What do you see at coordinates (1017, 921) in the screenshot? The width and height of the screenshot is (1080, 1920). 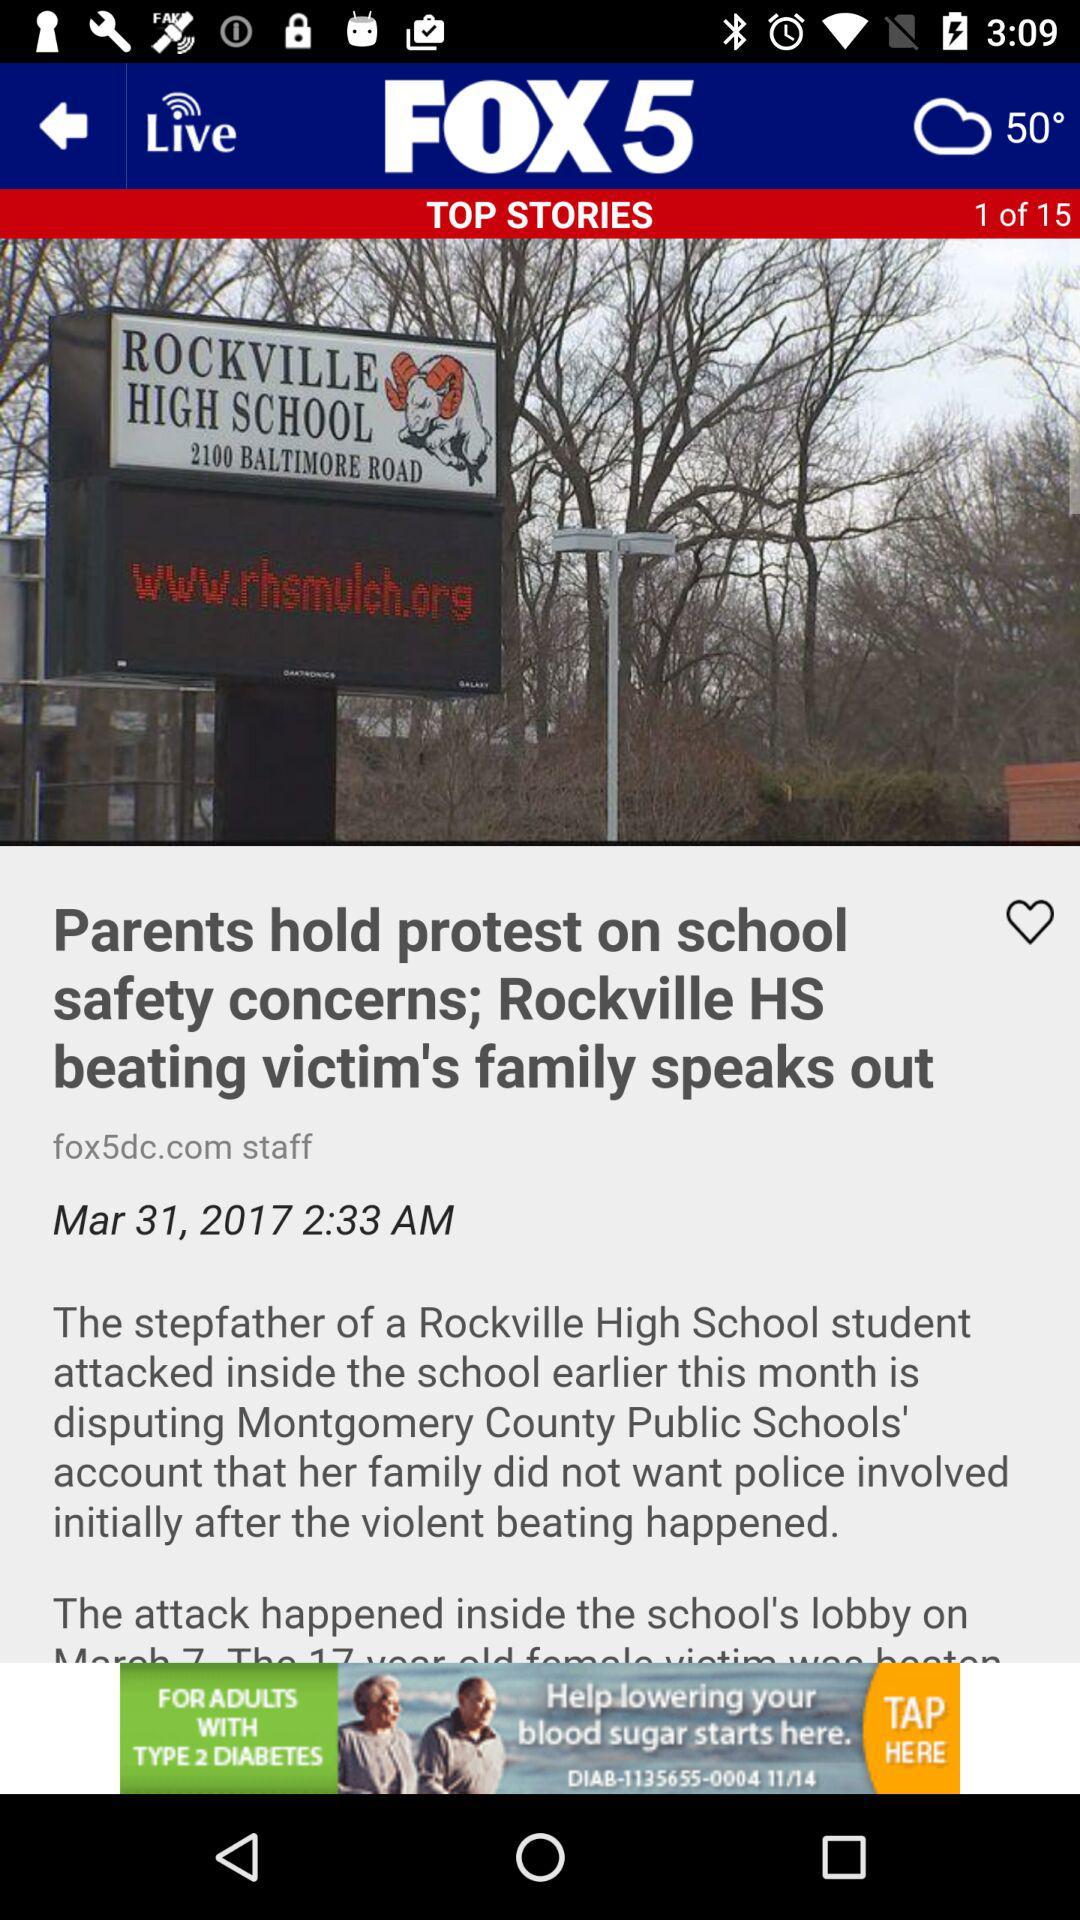 I see `the favorite icon` at bounding box center [1017, 921].